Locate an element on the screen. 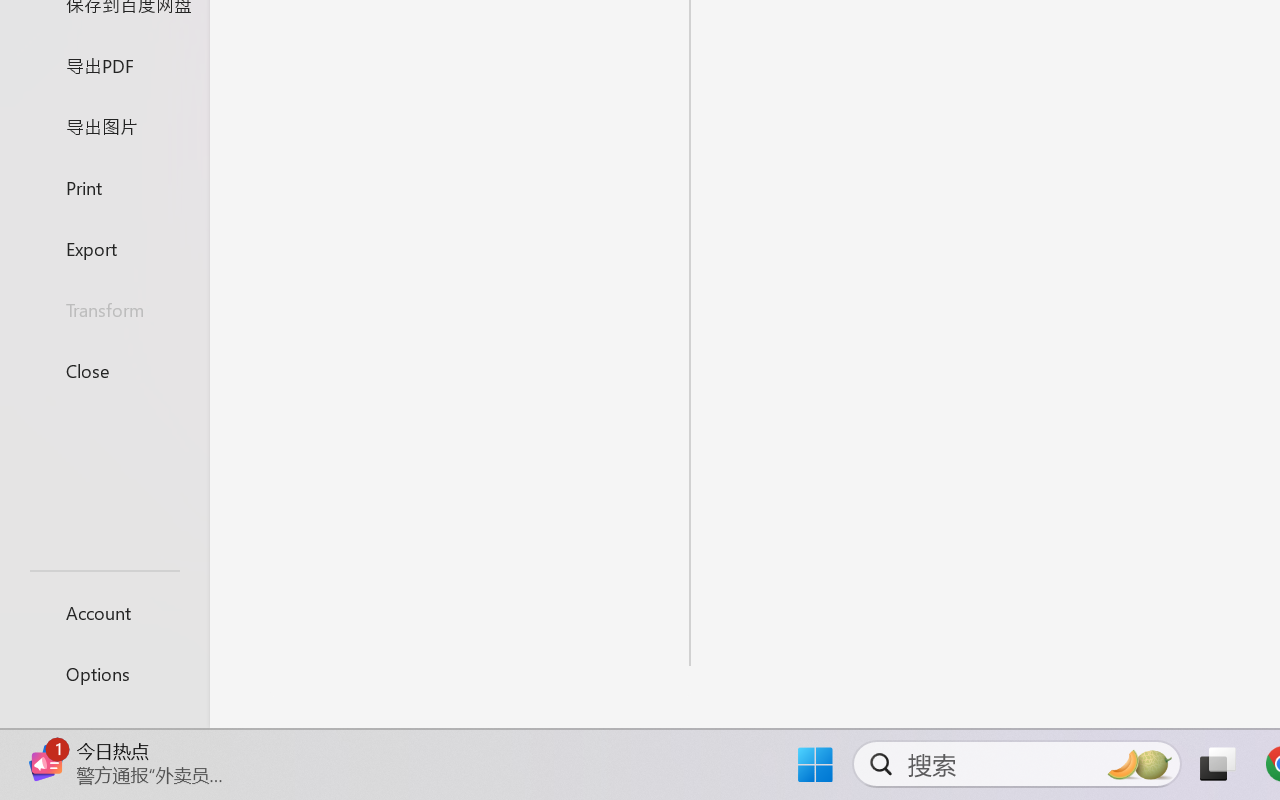  'Print' is located at coordinates (103, 186).